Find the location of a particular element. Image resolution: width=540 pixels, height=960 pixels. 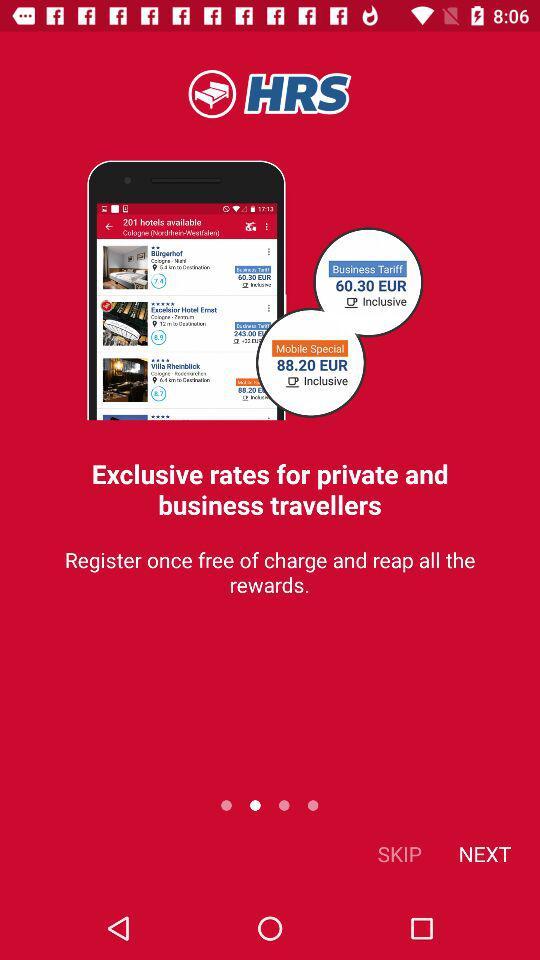

the item next to the skip item is located at coordinates (483, 852).